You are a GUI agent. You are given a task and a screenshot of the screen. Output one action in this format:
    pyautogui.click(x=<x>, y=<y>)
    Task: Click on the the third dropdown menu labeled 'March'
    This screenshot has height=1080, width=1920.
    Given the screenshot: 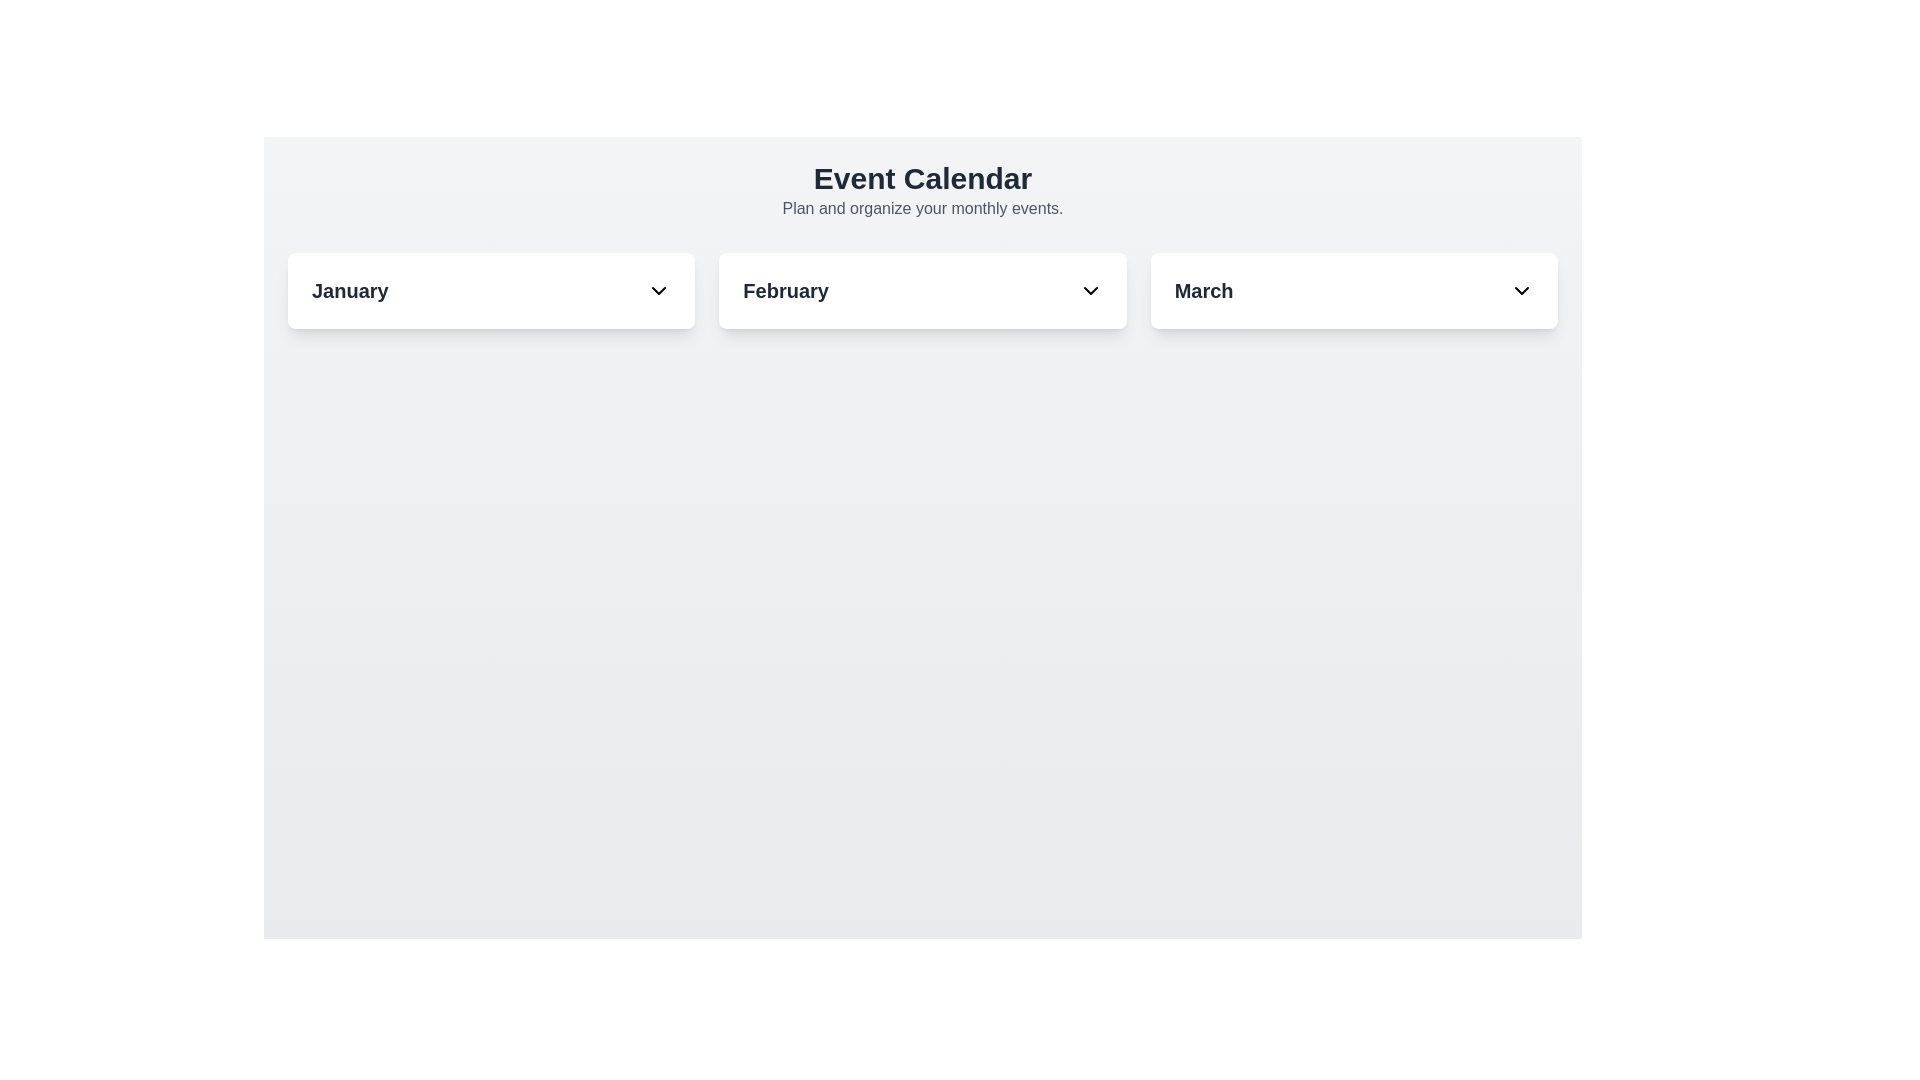 What is the action you would take?
    pyautogui.click(x=1353, y=290)
    